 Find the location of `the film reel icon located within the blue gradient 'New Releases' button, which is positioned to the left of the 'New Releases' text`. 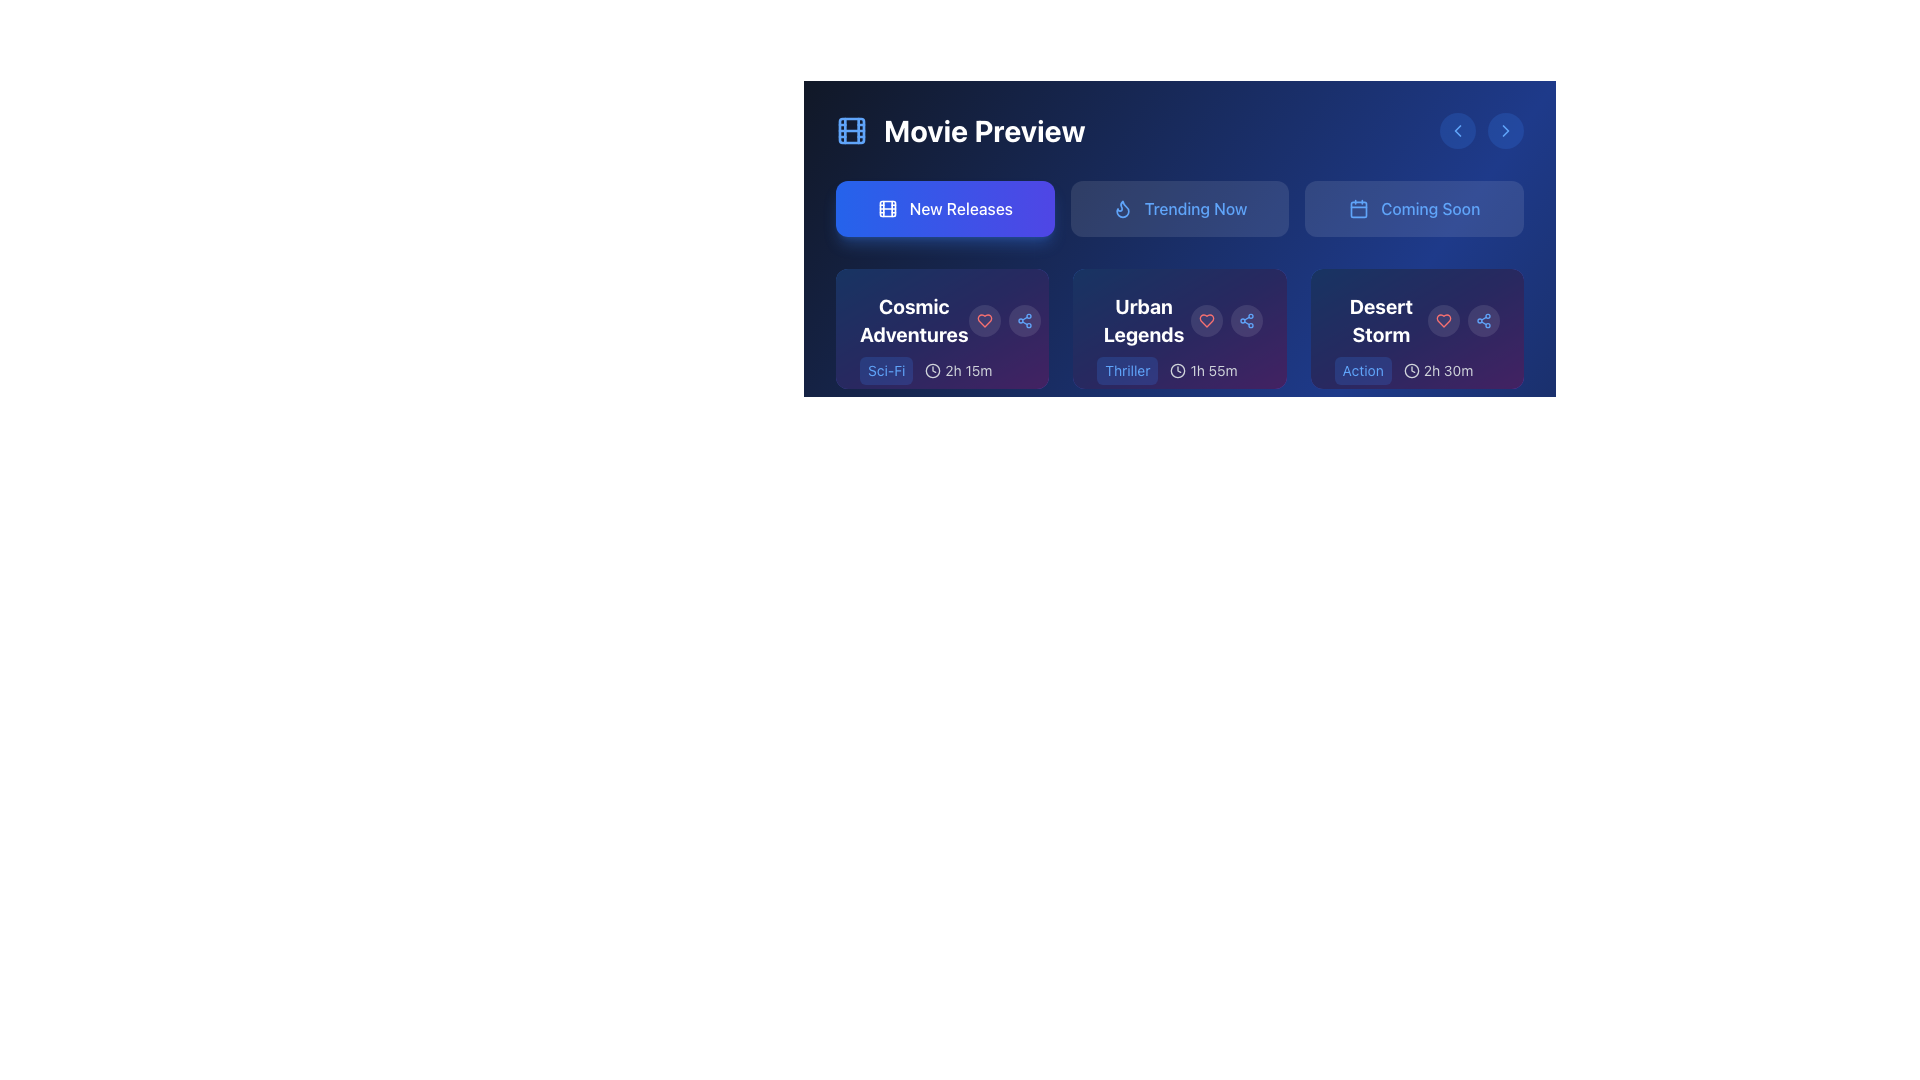

the film reel icon located within the blue gradient 'New Releases' button, which is positioned to the left of the 'New Releases' text is located at coordinates (886, 208).